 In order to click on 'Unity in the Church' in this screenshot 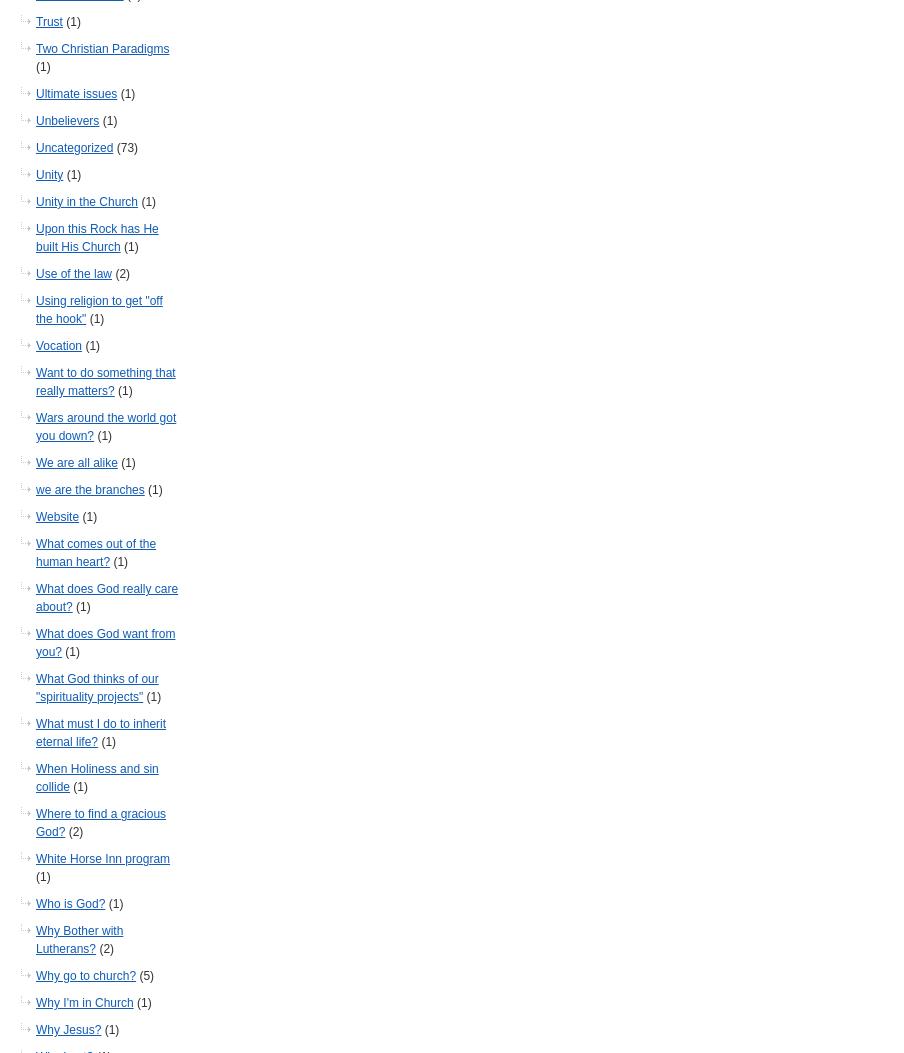, I will do `click(86, 201)`.